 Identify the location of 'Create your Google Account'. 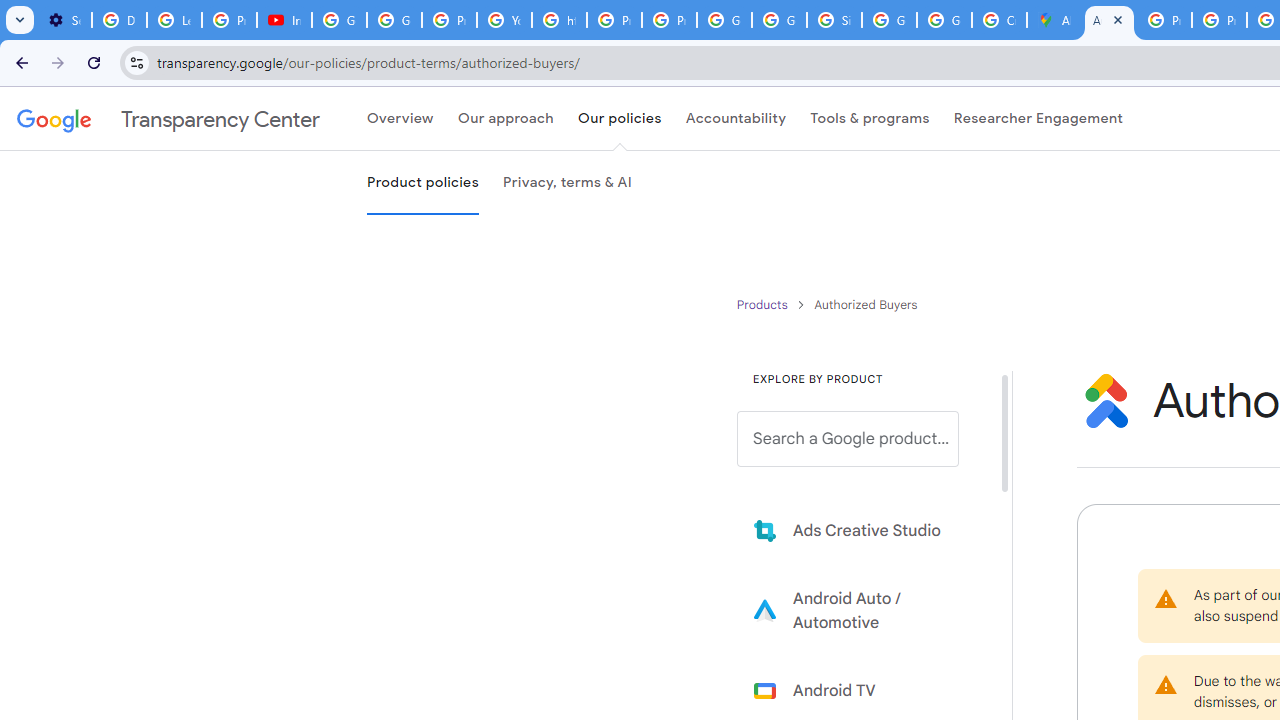
(999, 20).